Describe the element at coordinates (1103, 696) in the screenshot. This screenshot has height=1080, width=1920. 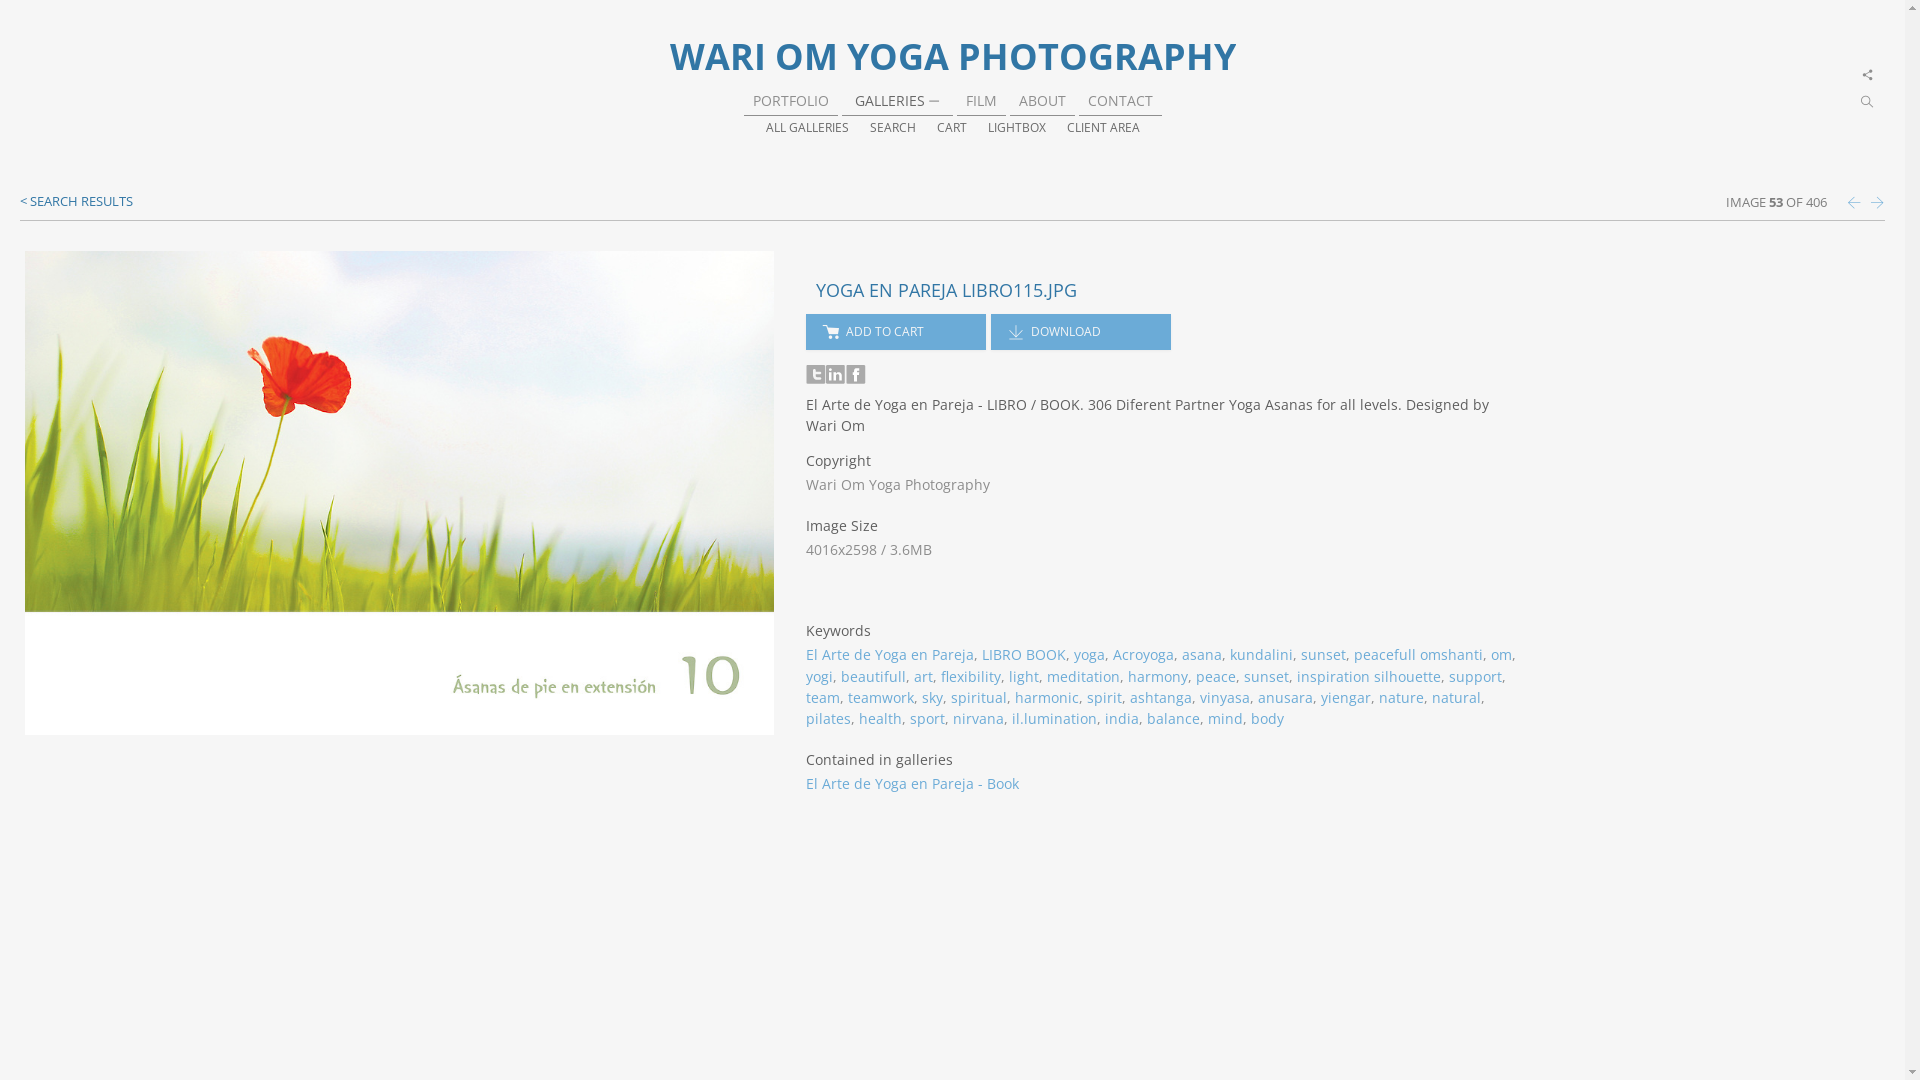
I see `'spirit'` at that location.